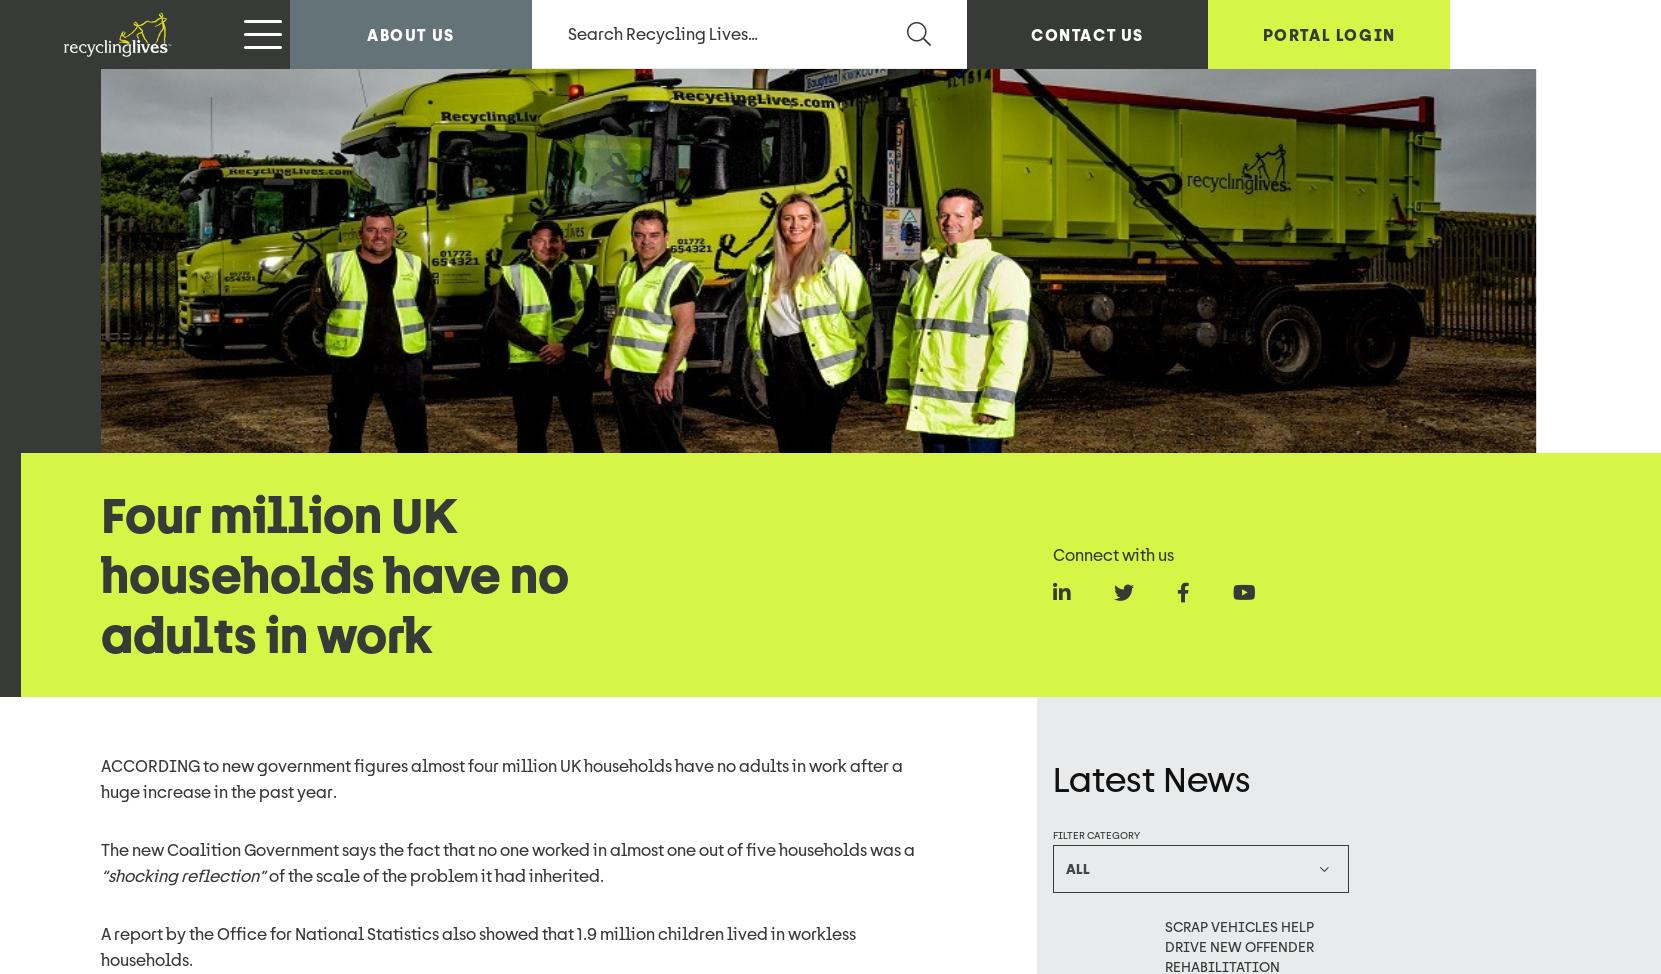 Image resolution: width=1661 pixels, height=974 pixels. Describe the element at coordinates (1253, 471) in the screenshot. I see `'Recycling Lives brings acclaimed prisons programme to Scotland'` at that location.